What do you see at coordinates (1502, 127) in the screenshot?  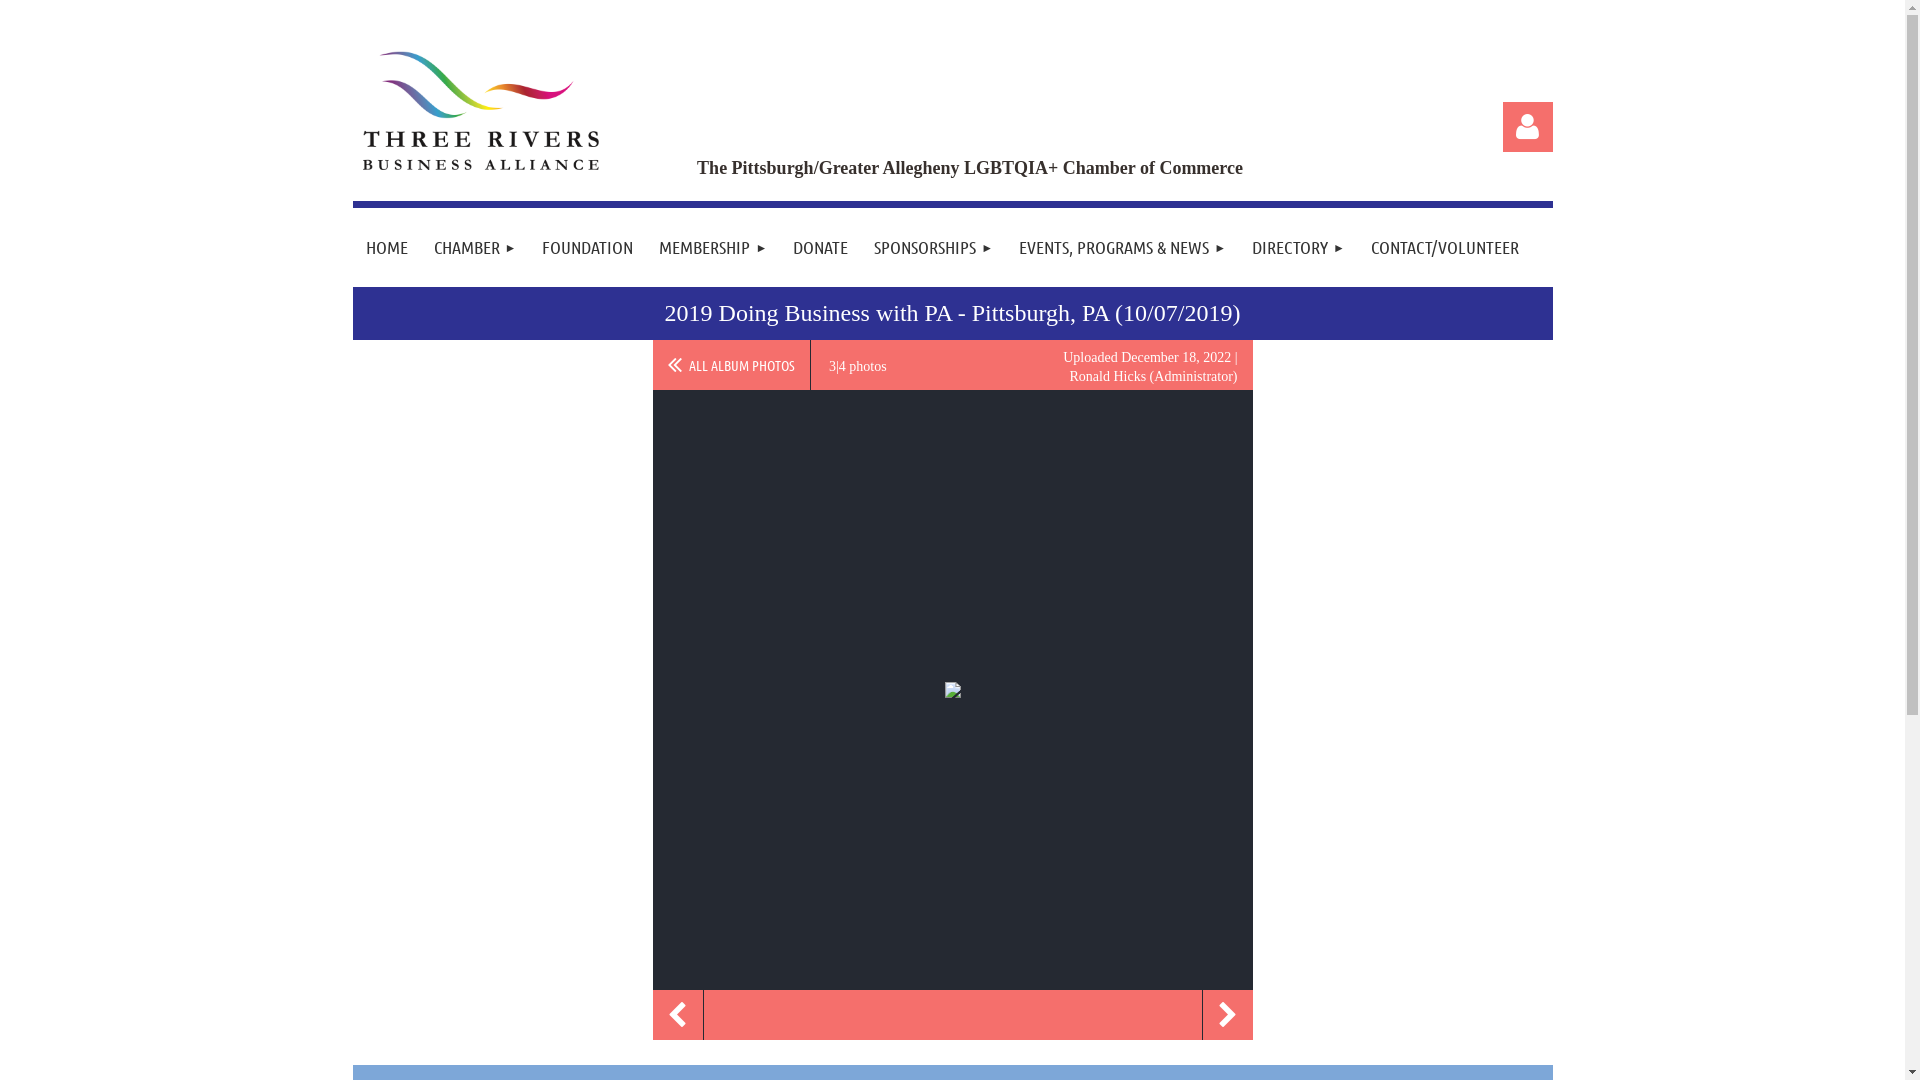 I see `'Log in'` at bounding box center [1502, 127].